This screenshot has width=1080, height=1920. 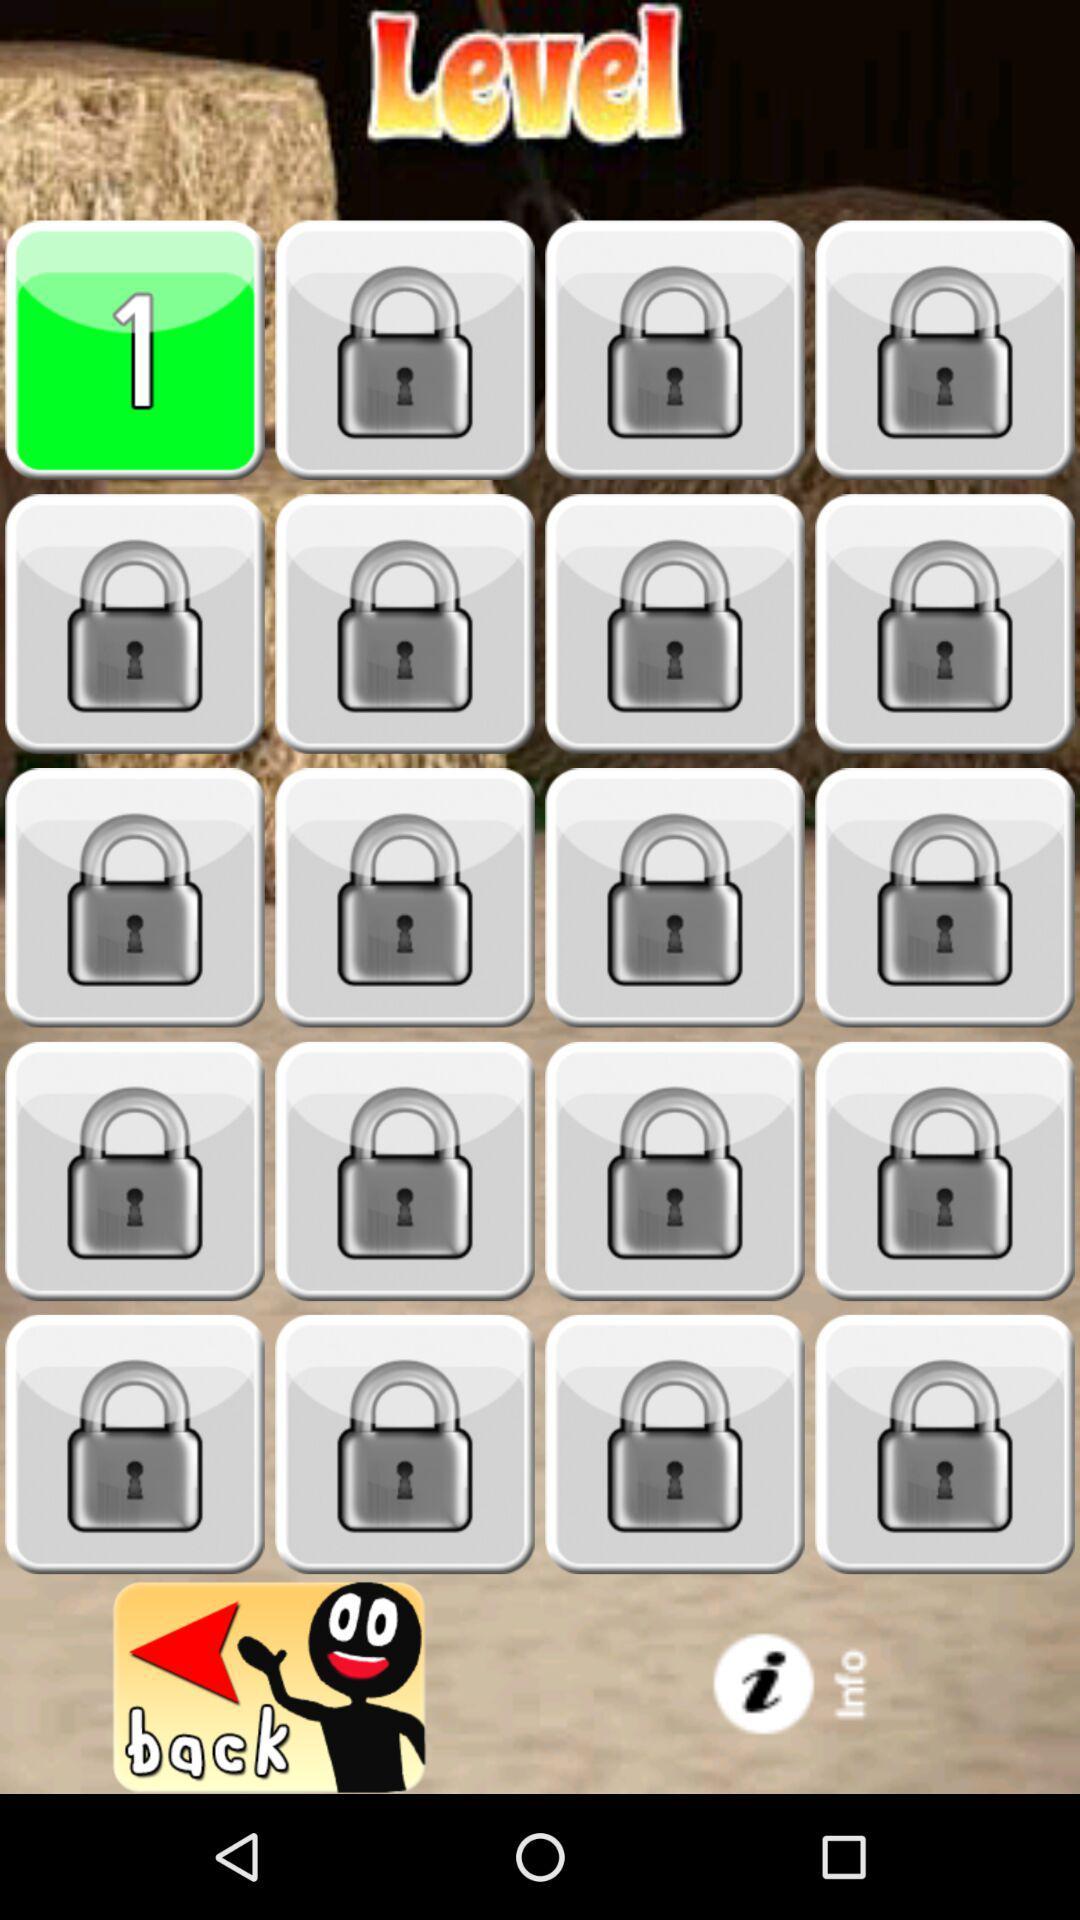 I want to click on key button, so click(x=405, y=350).